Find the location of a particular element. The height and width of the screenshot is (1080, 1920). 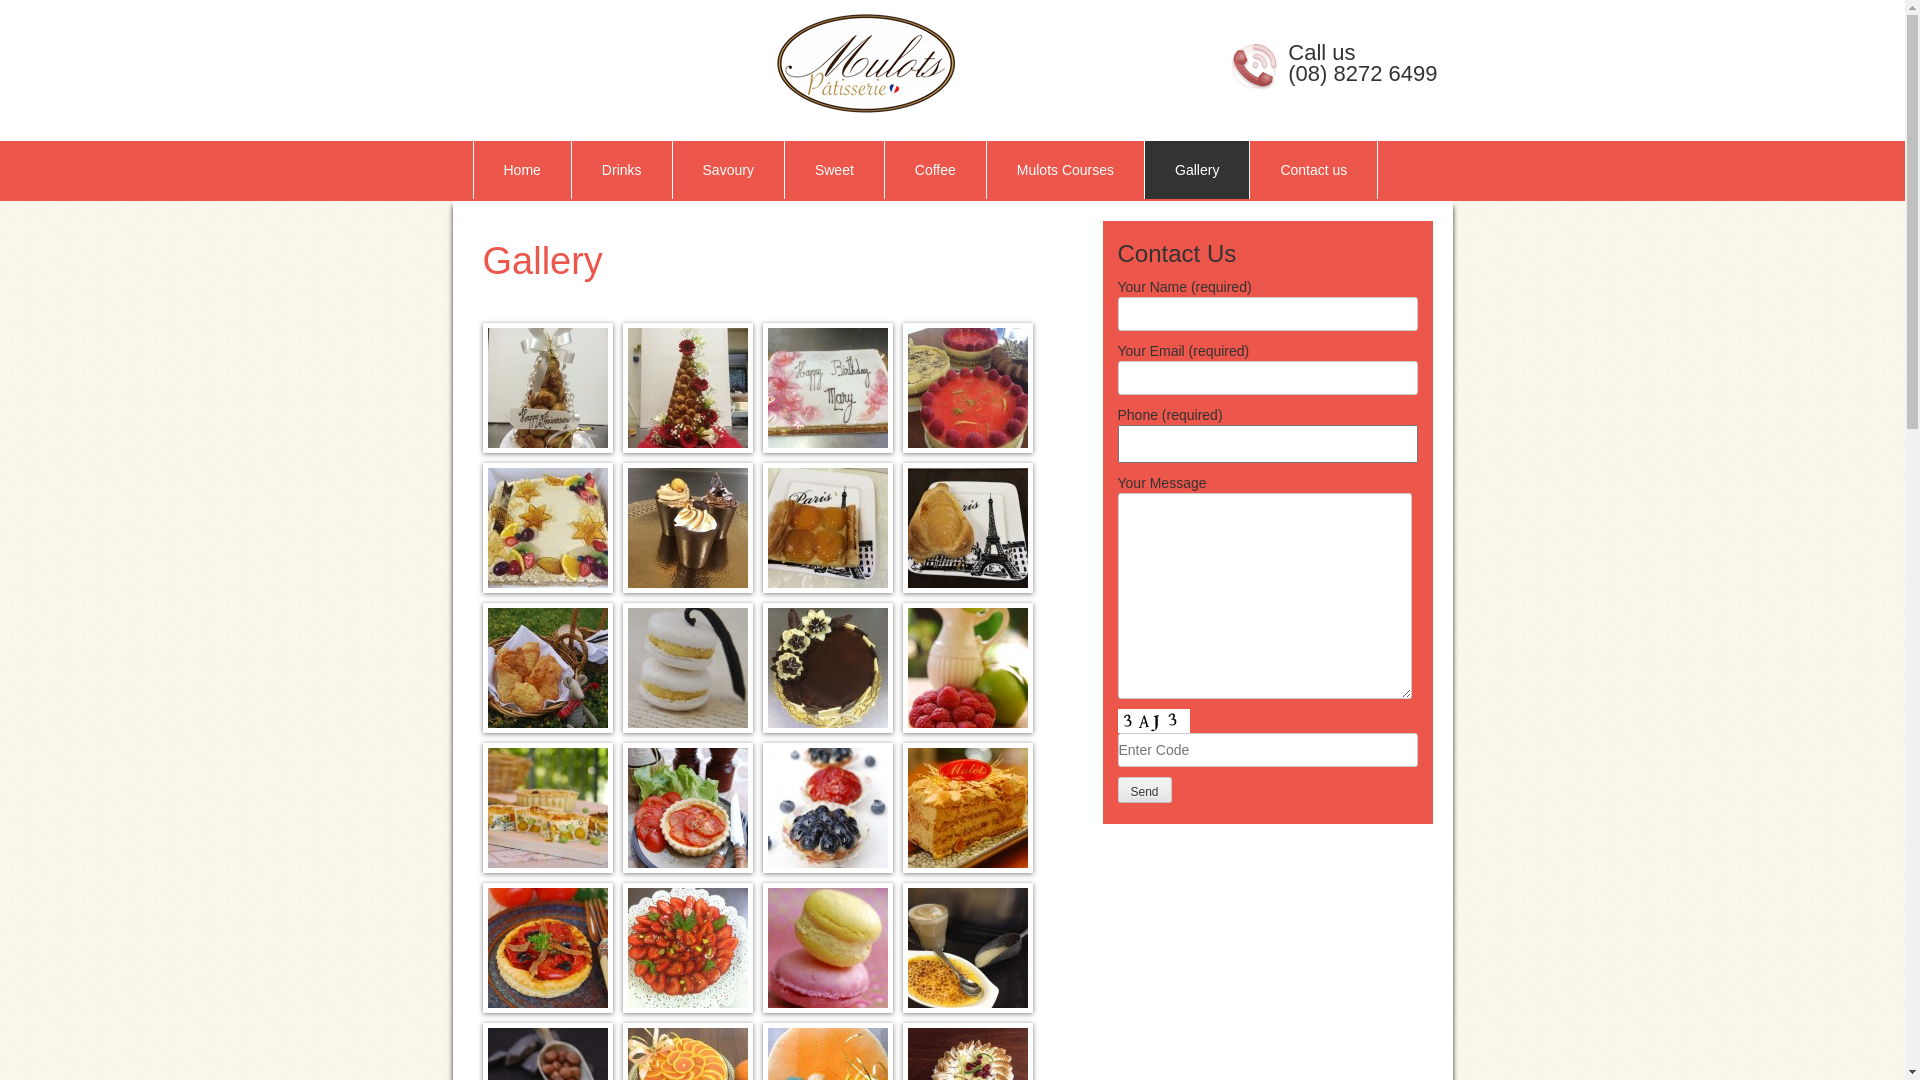

'Mulots Courses' is located at coordinates (1064, 168).